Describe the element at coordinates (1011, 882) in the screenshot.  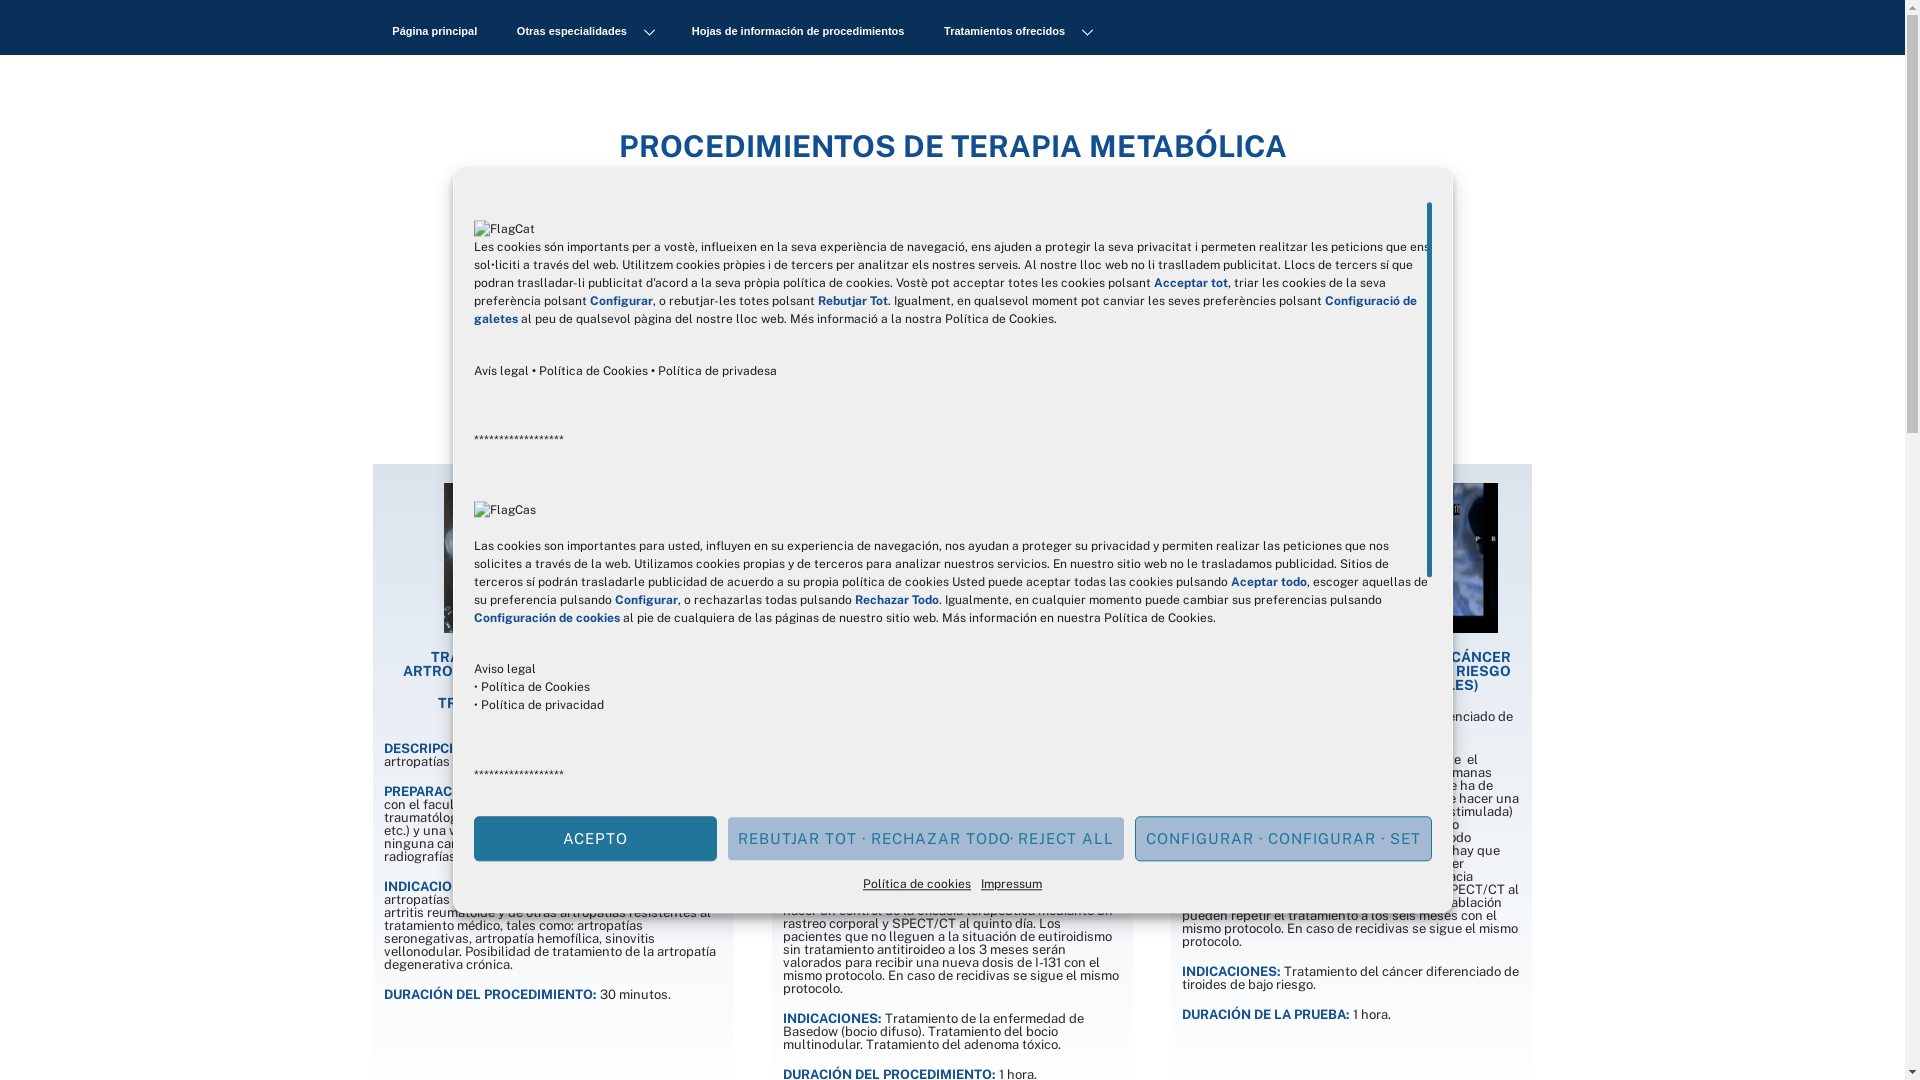
I see `'Impressum'` at that location.